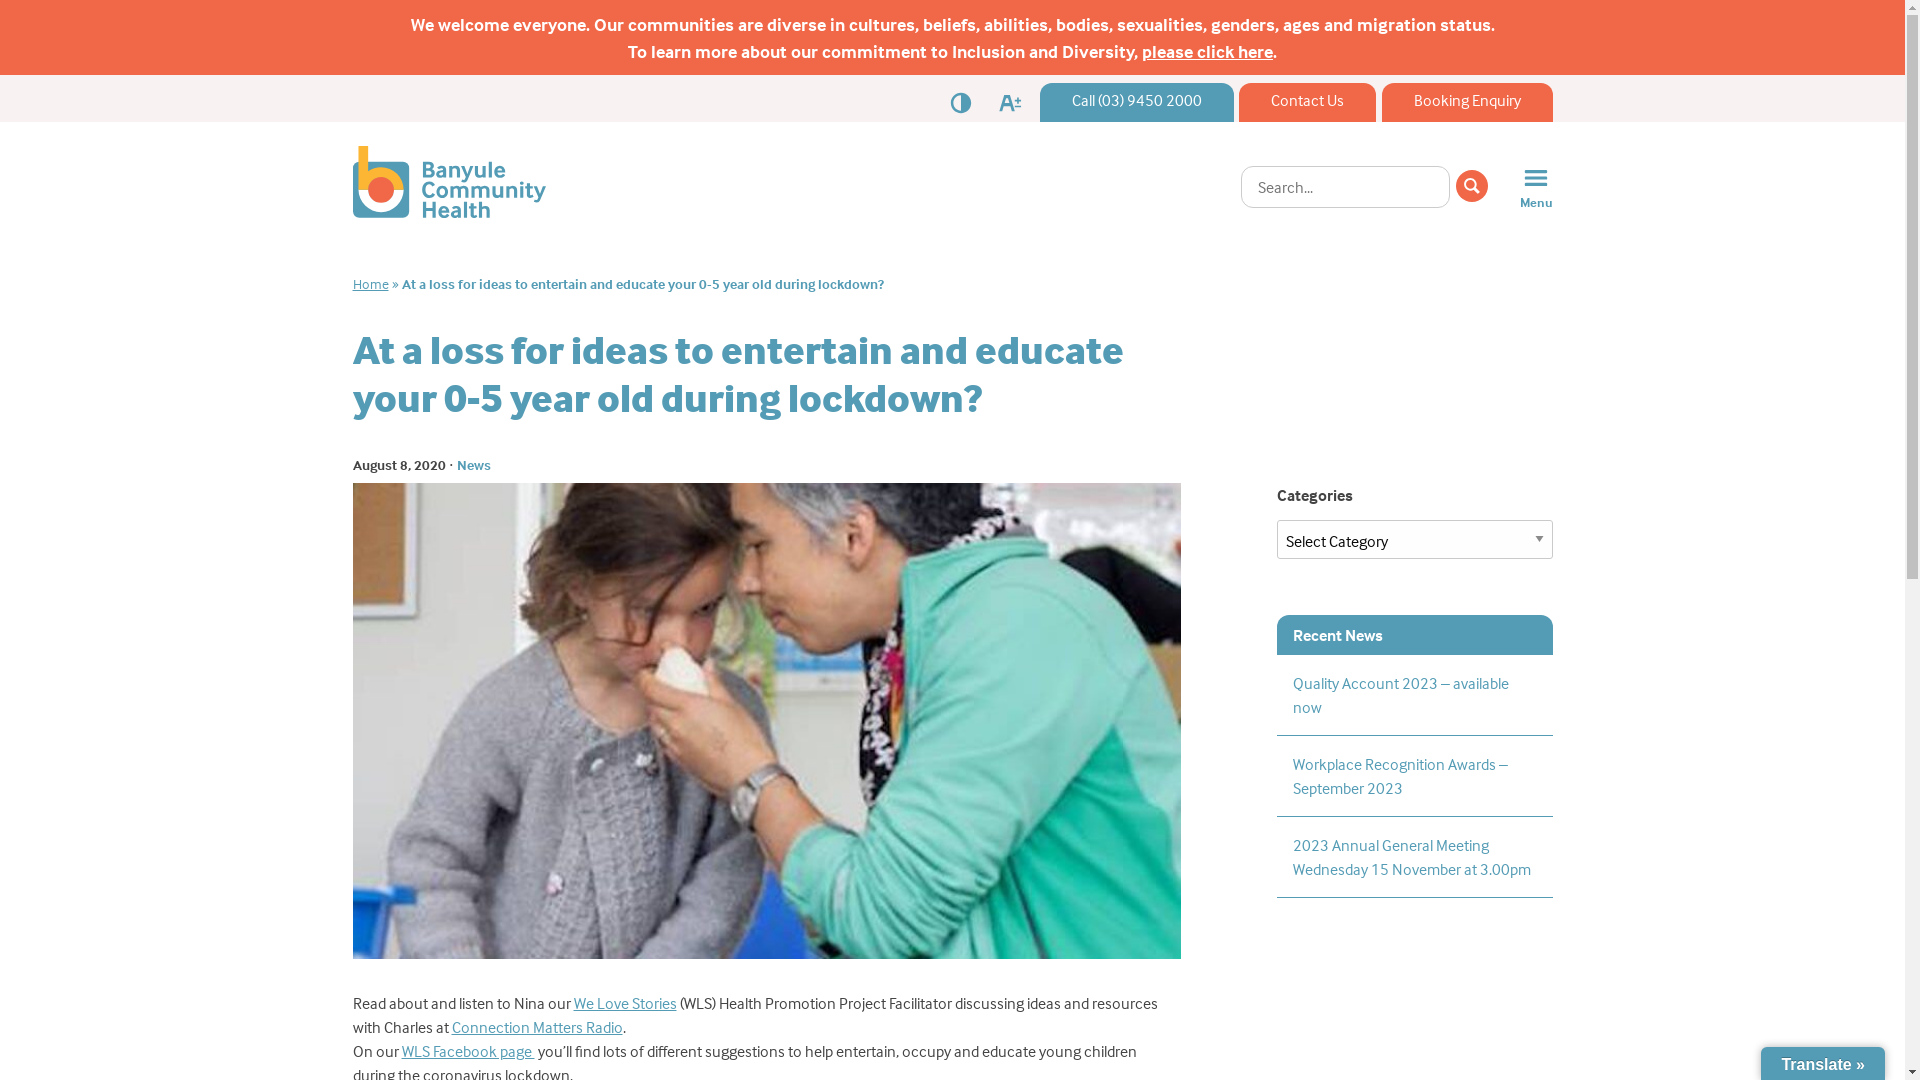 Image resolution: width=1920 pixels, height=1080 pixels. Describe the element at coordinates (1009, 100) in the screenshot. I see `'Font Size'` at that location.